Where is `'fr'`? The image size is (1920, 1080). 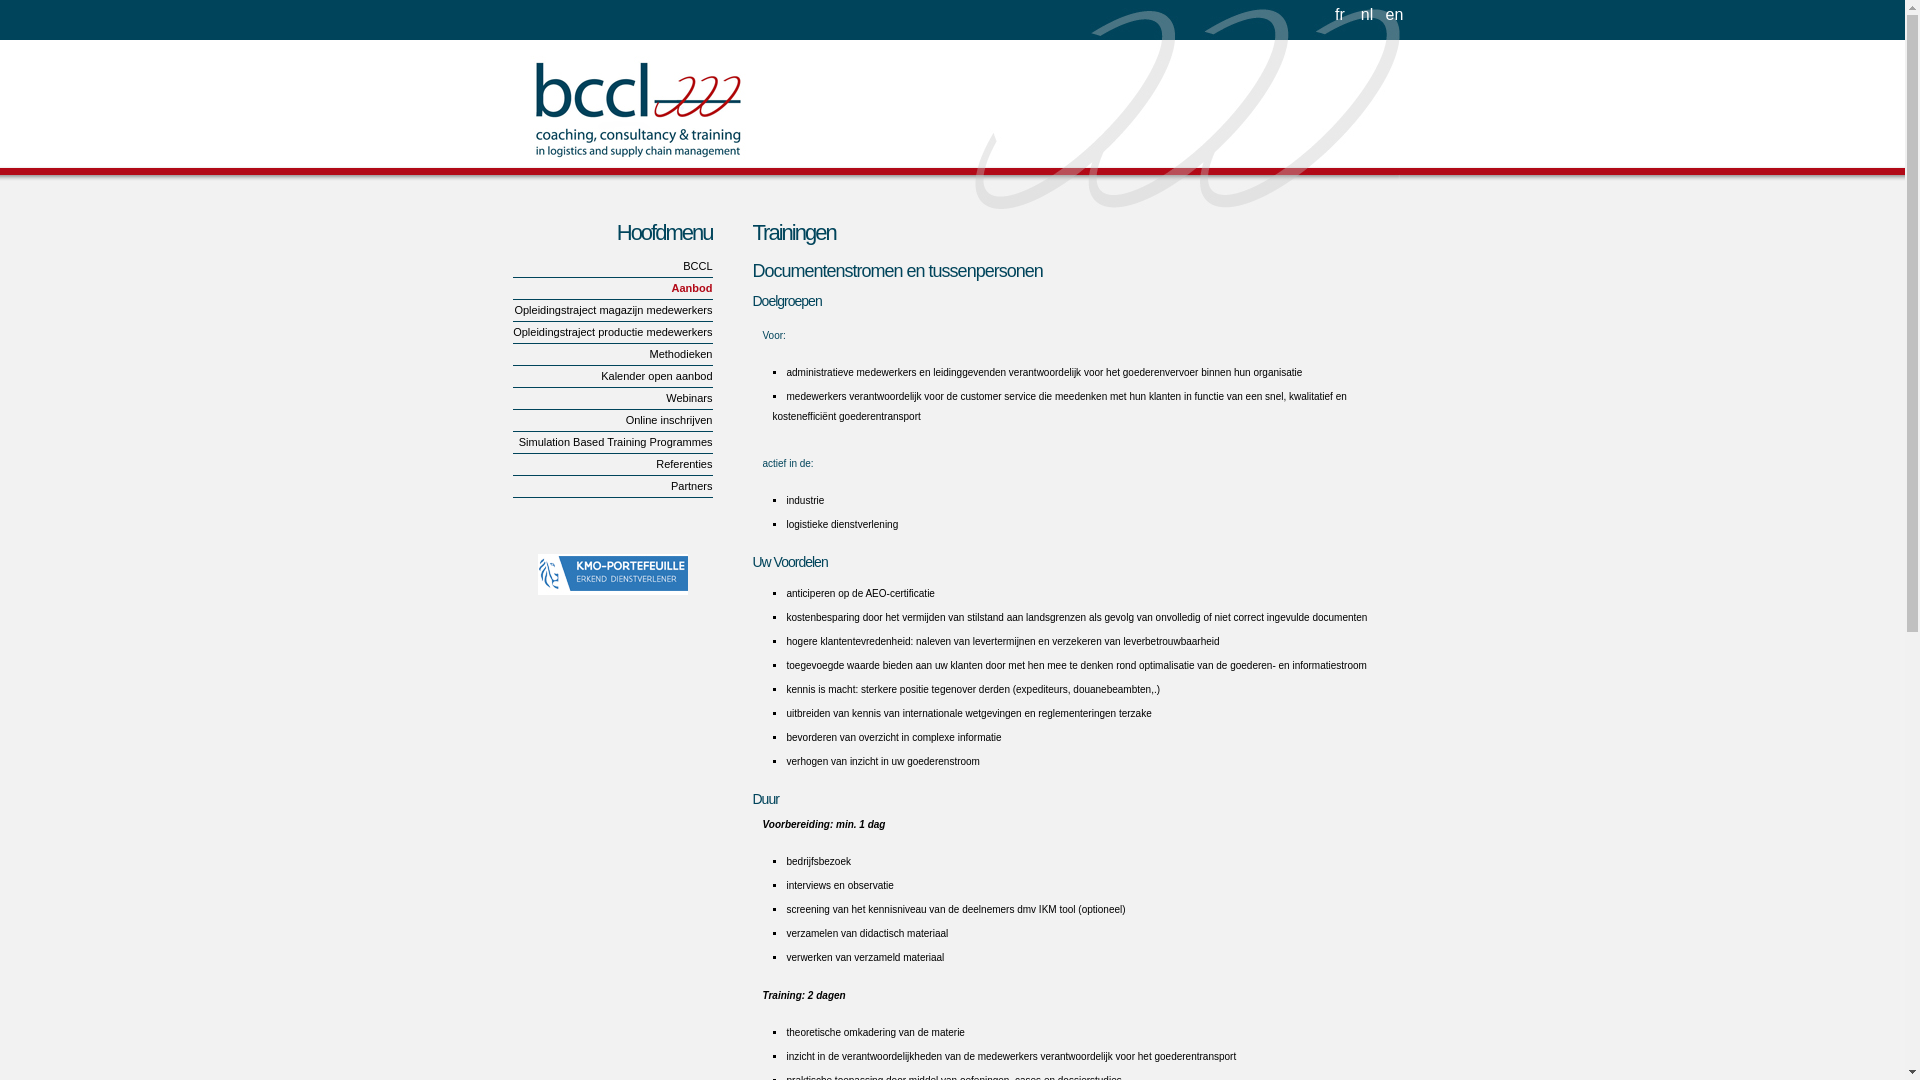 'fr' is located at coordinates (1340, 12).